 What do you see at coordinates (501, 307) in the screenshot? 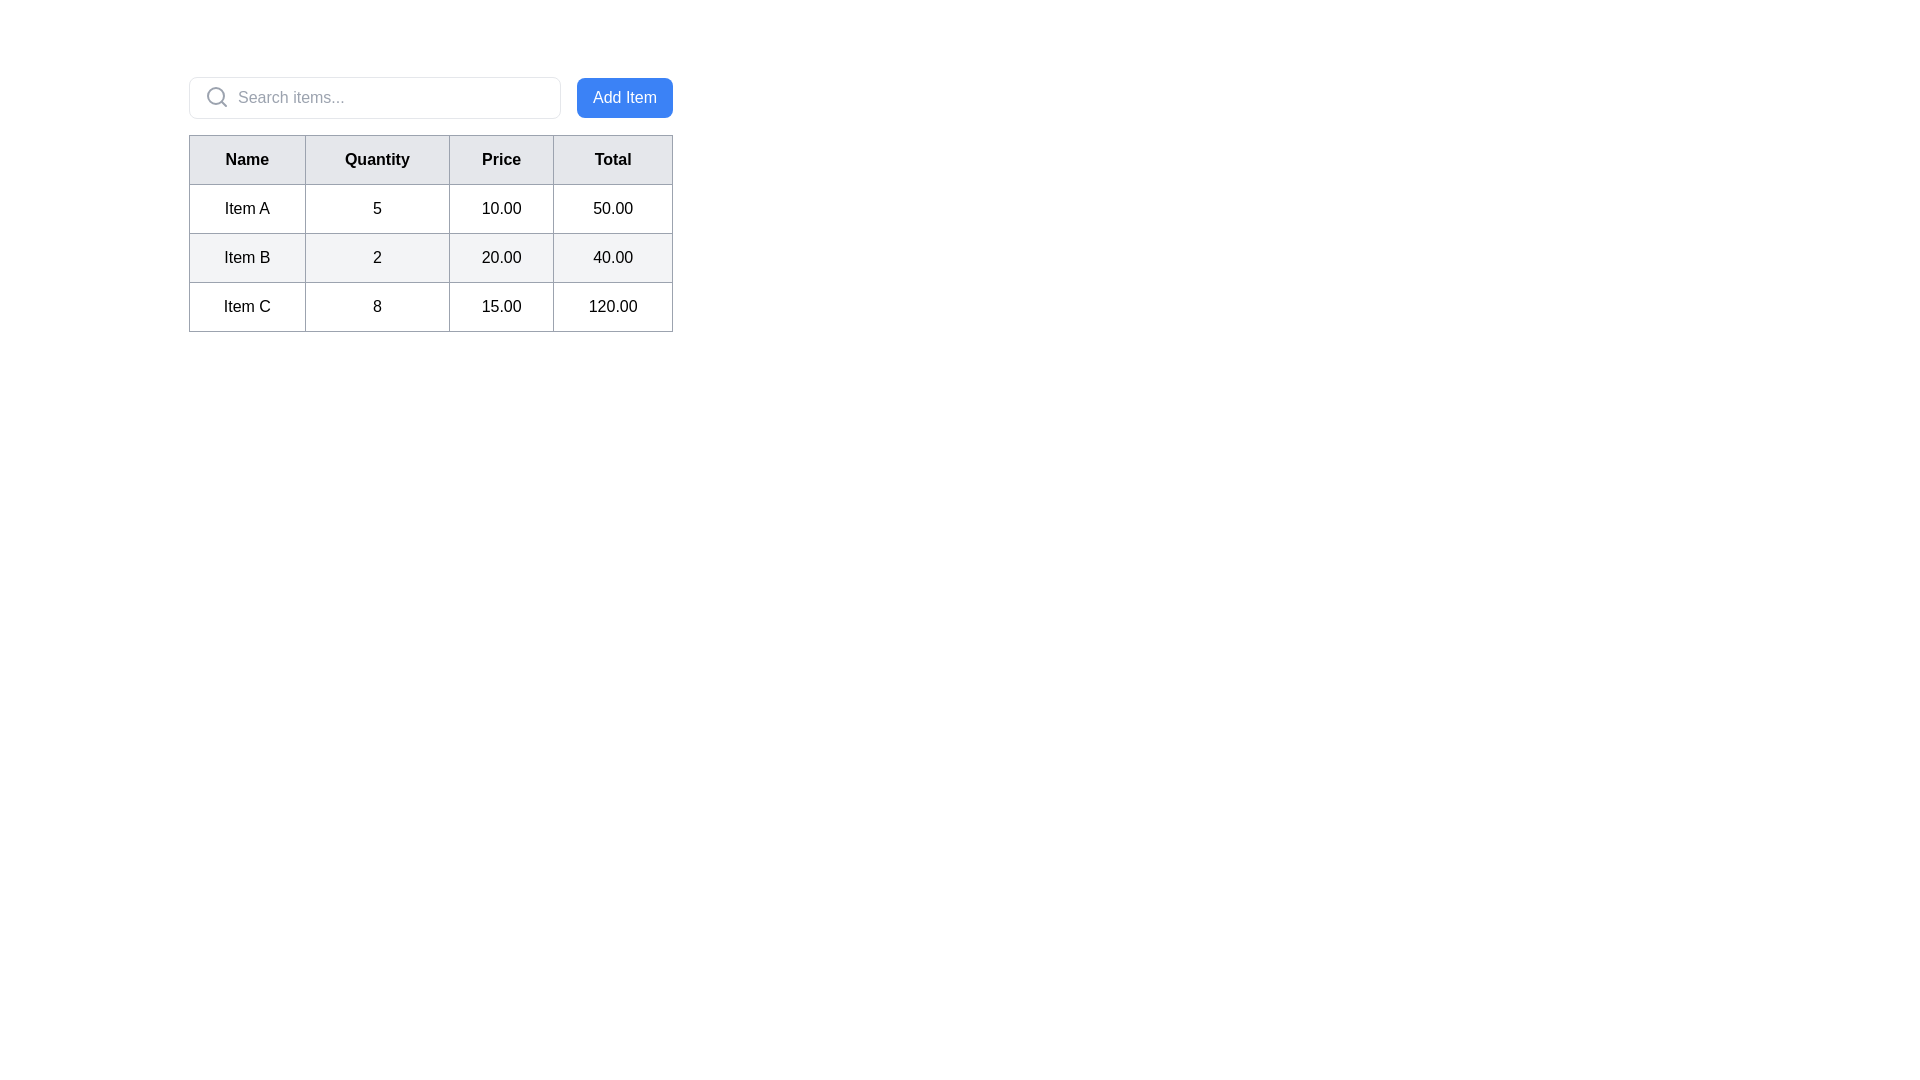
I see `the static text label displaying the price value '15.00' in the third row of the table under the 'Price' column for 'Item C'` at bounding box center [501, 307].